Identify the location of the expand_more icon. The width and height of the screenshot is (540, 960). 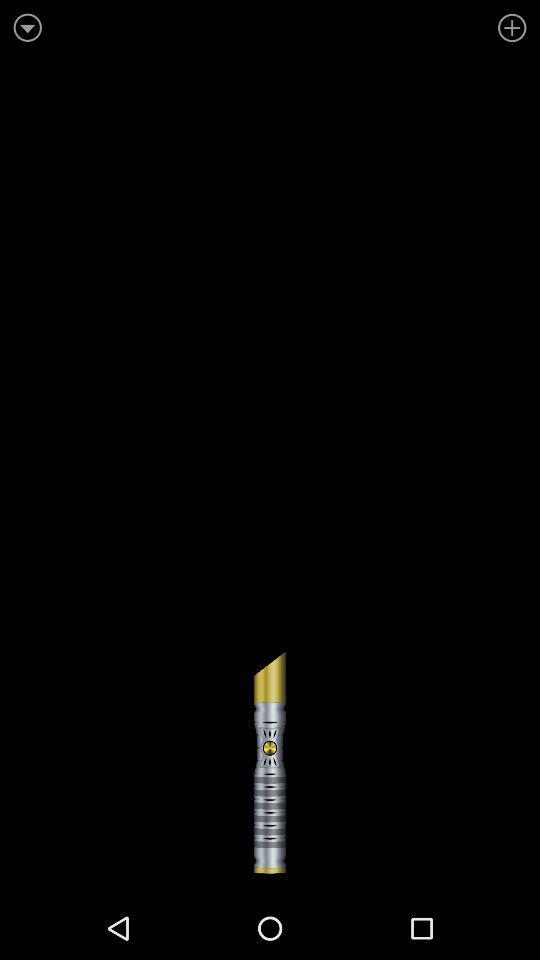
(29, 26).